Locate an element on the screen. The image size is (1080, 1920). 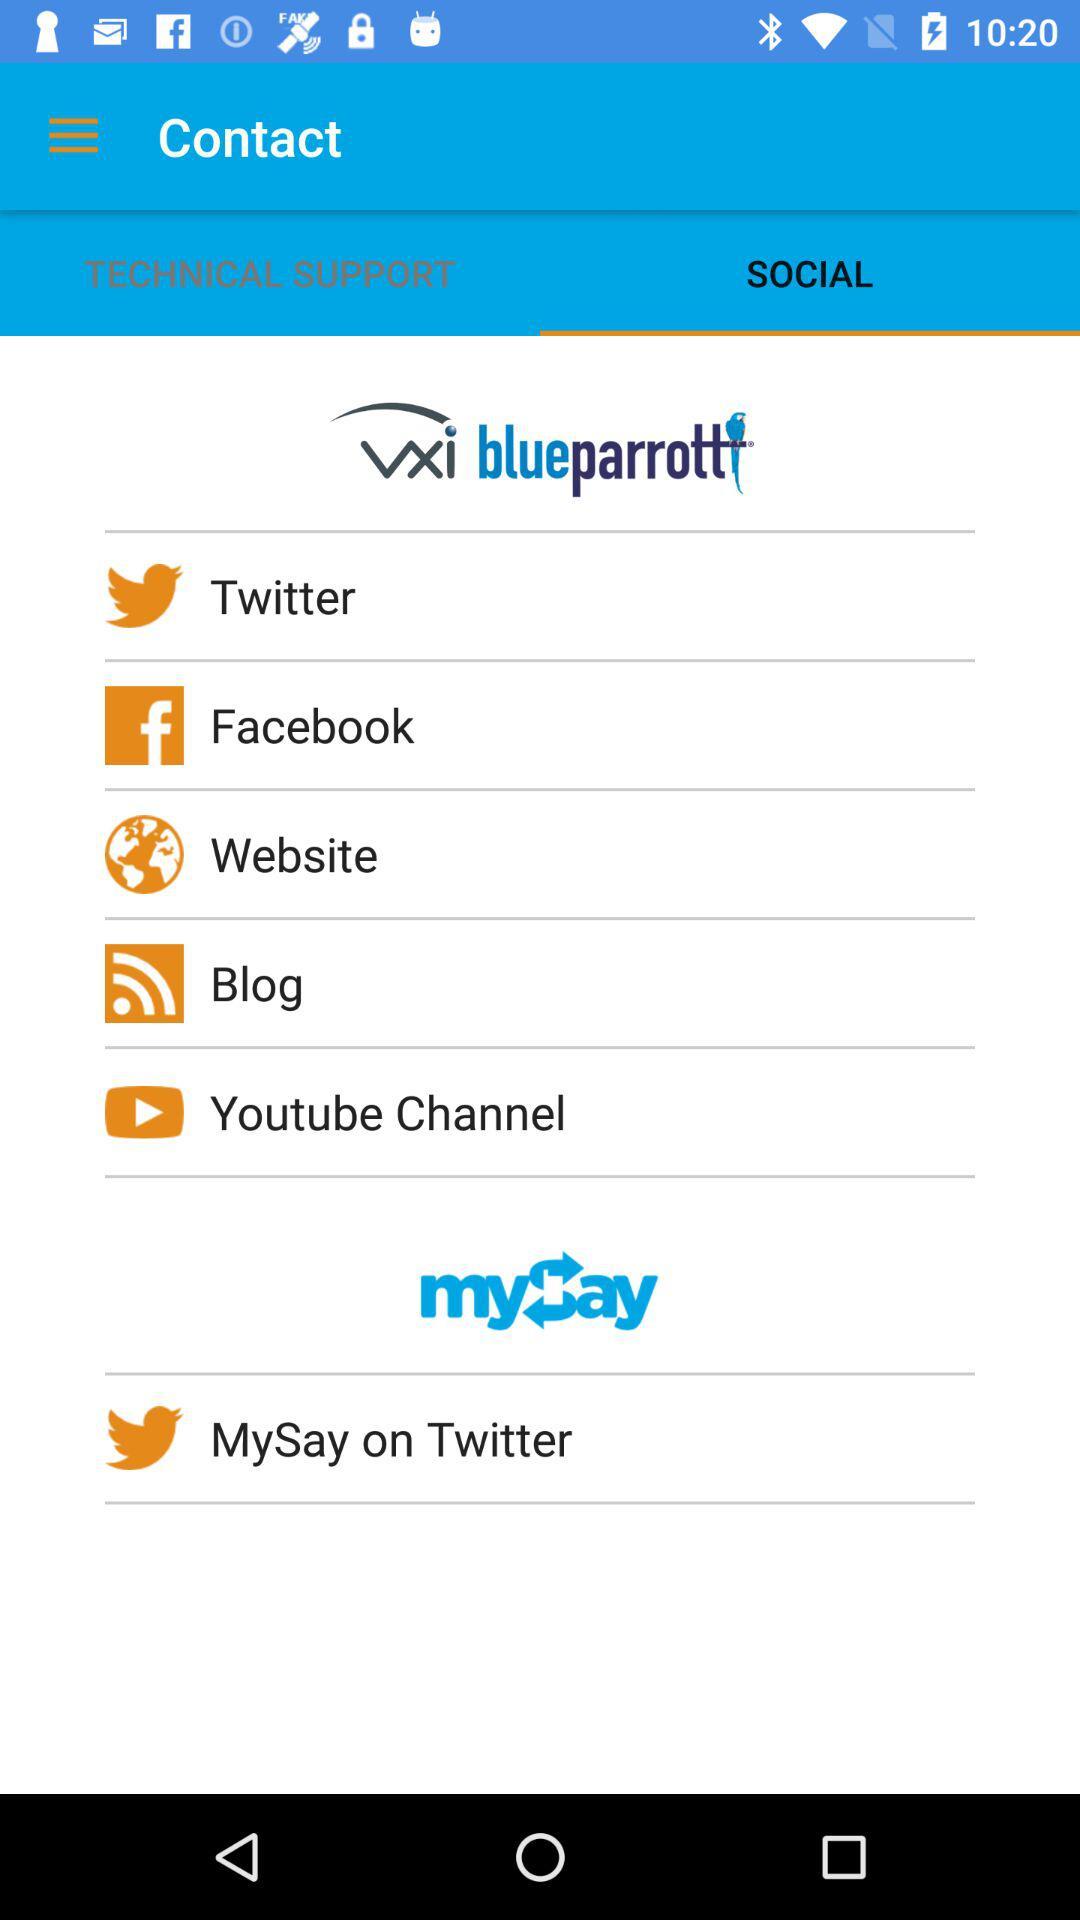
the youtube channel is located at coordinates (401, 1110).